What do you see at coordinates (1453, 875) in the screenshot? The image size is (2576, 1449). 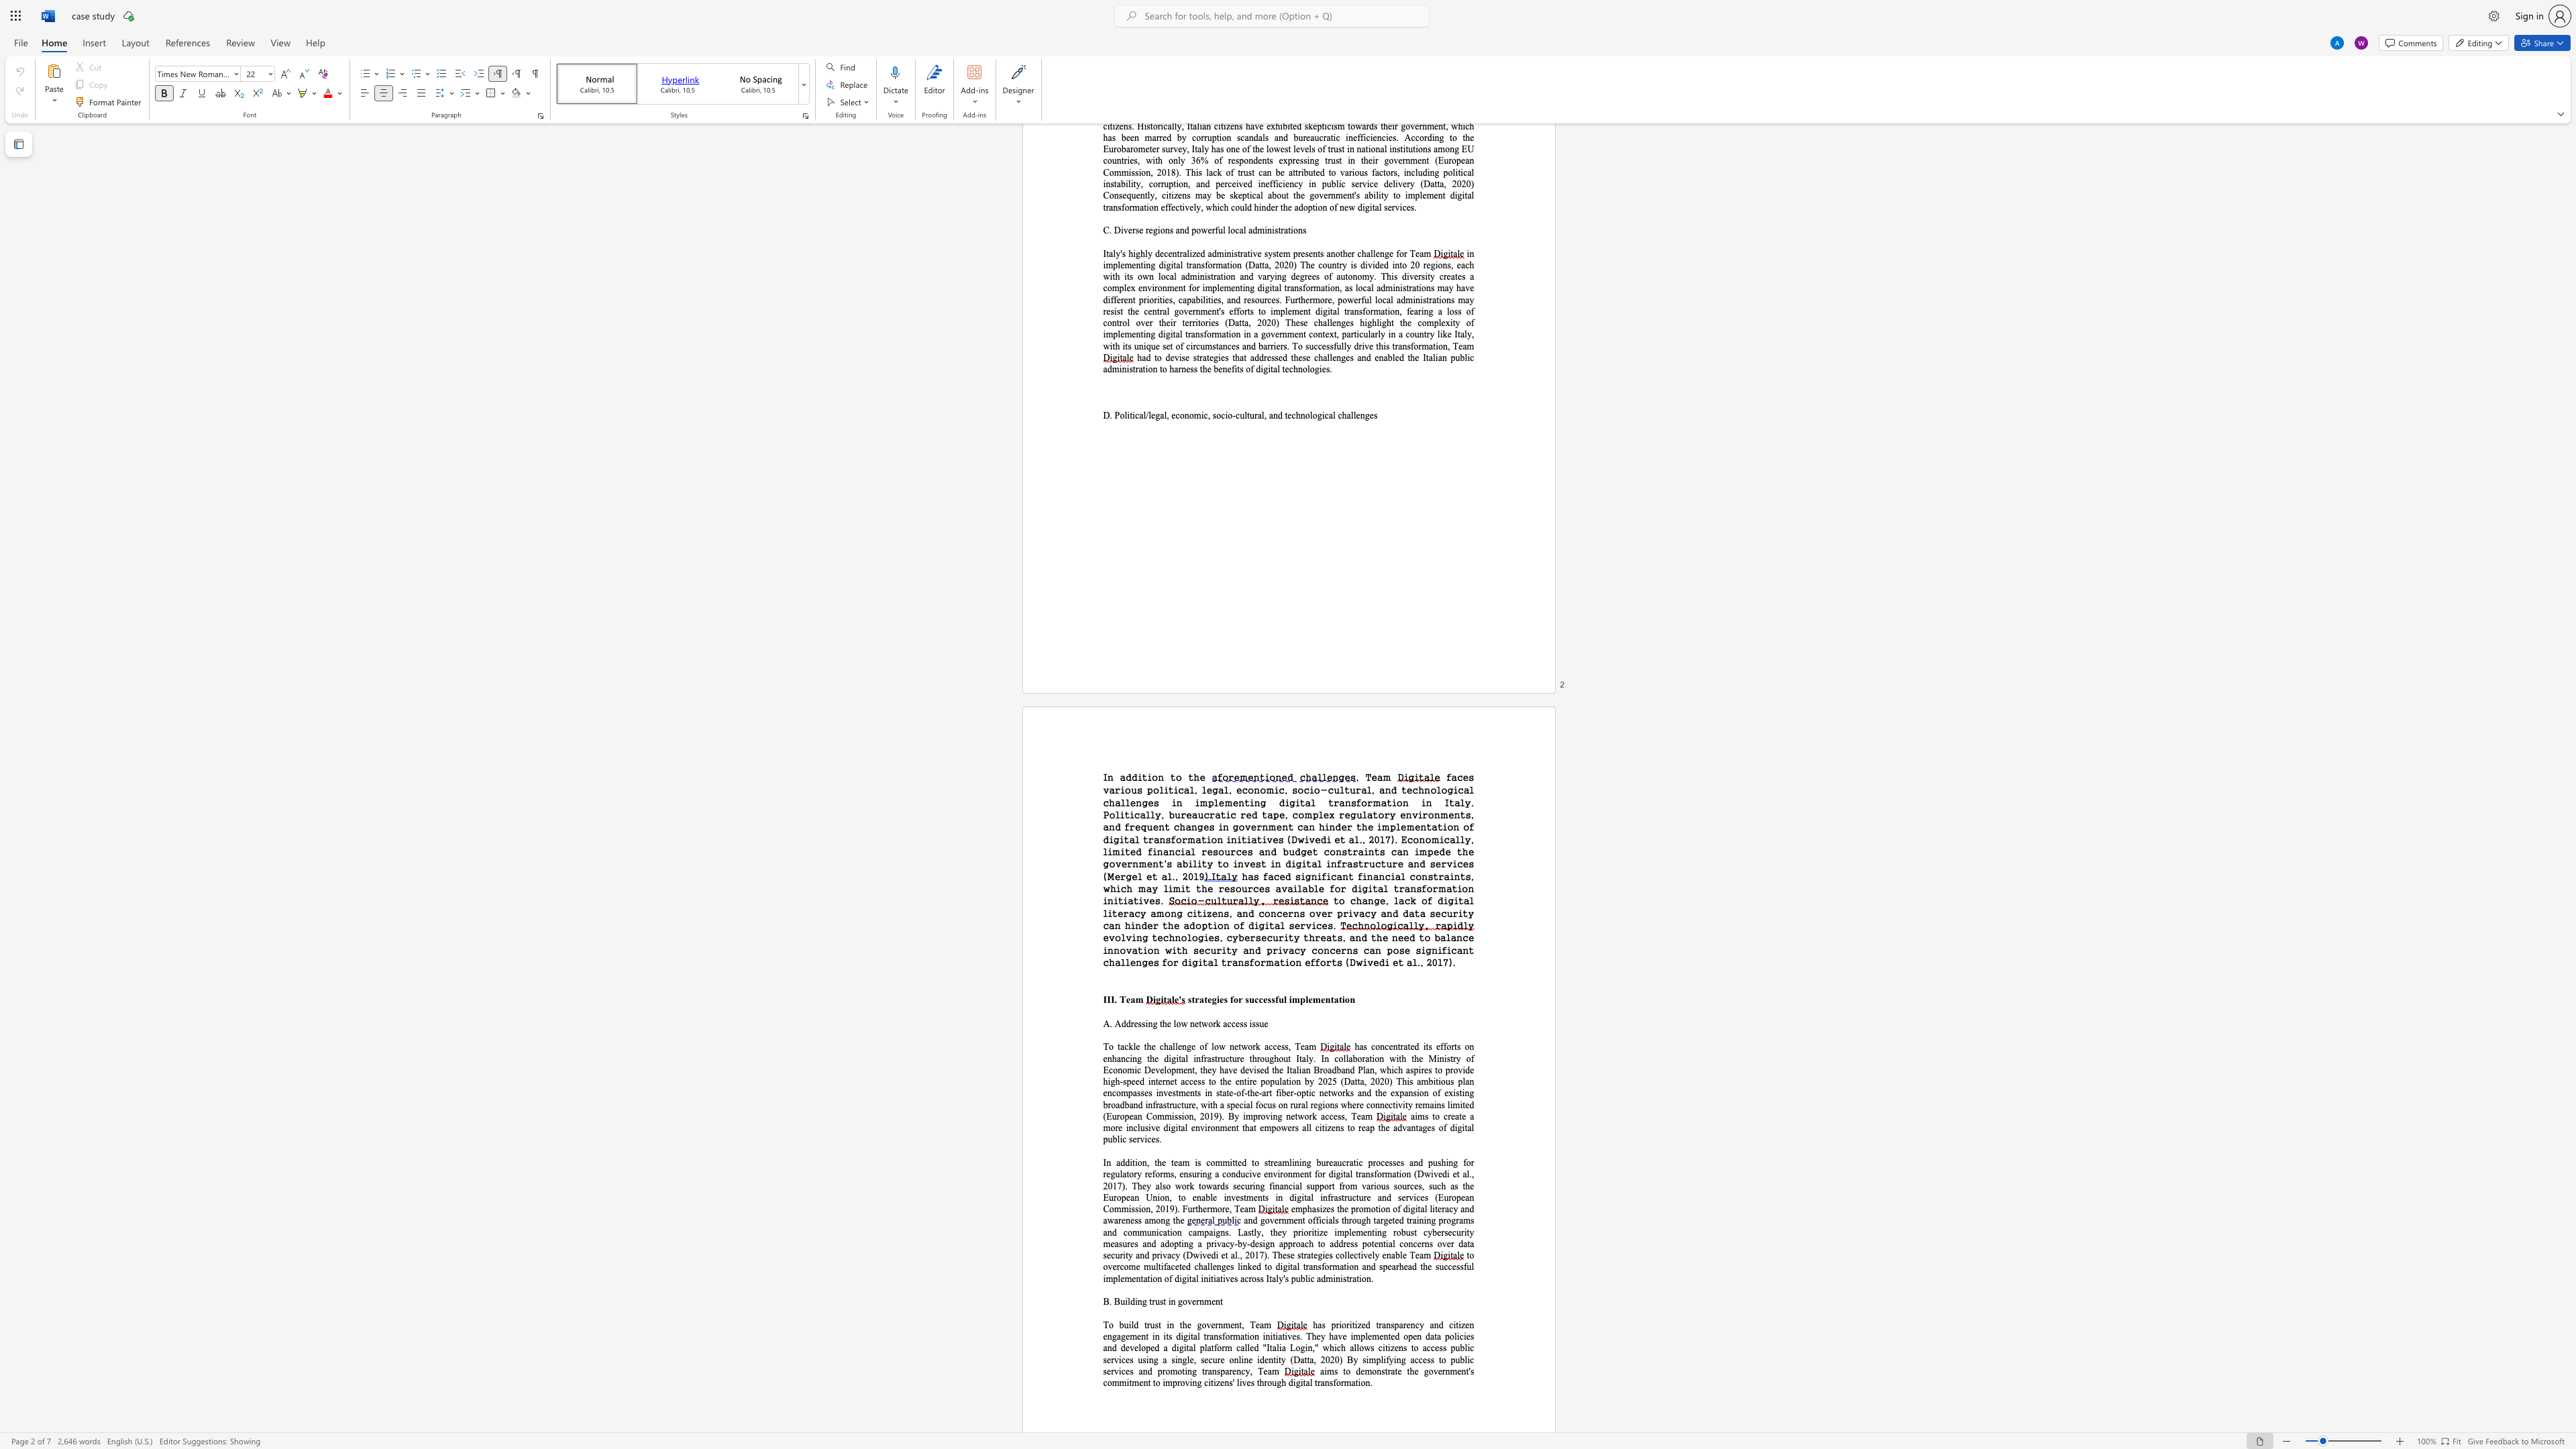 I see `the subset text "nts, which may limit the reso" within the text "has faced significant financial constraints, which may limit the resources available for digital transformation initiatives."` at bounding box center [1453, 875].